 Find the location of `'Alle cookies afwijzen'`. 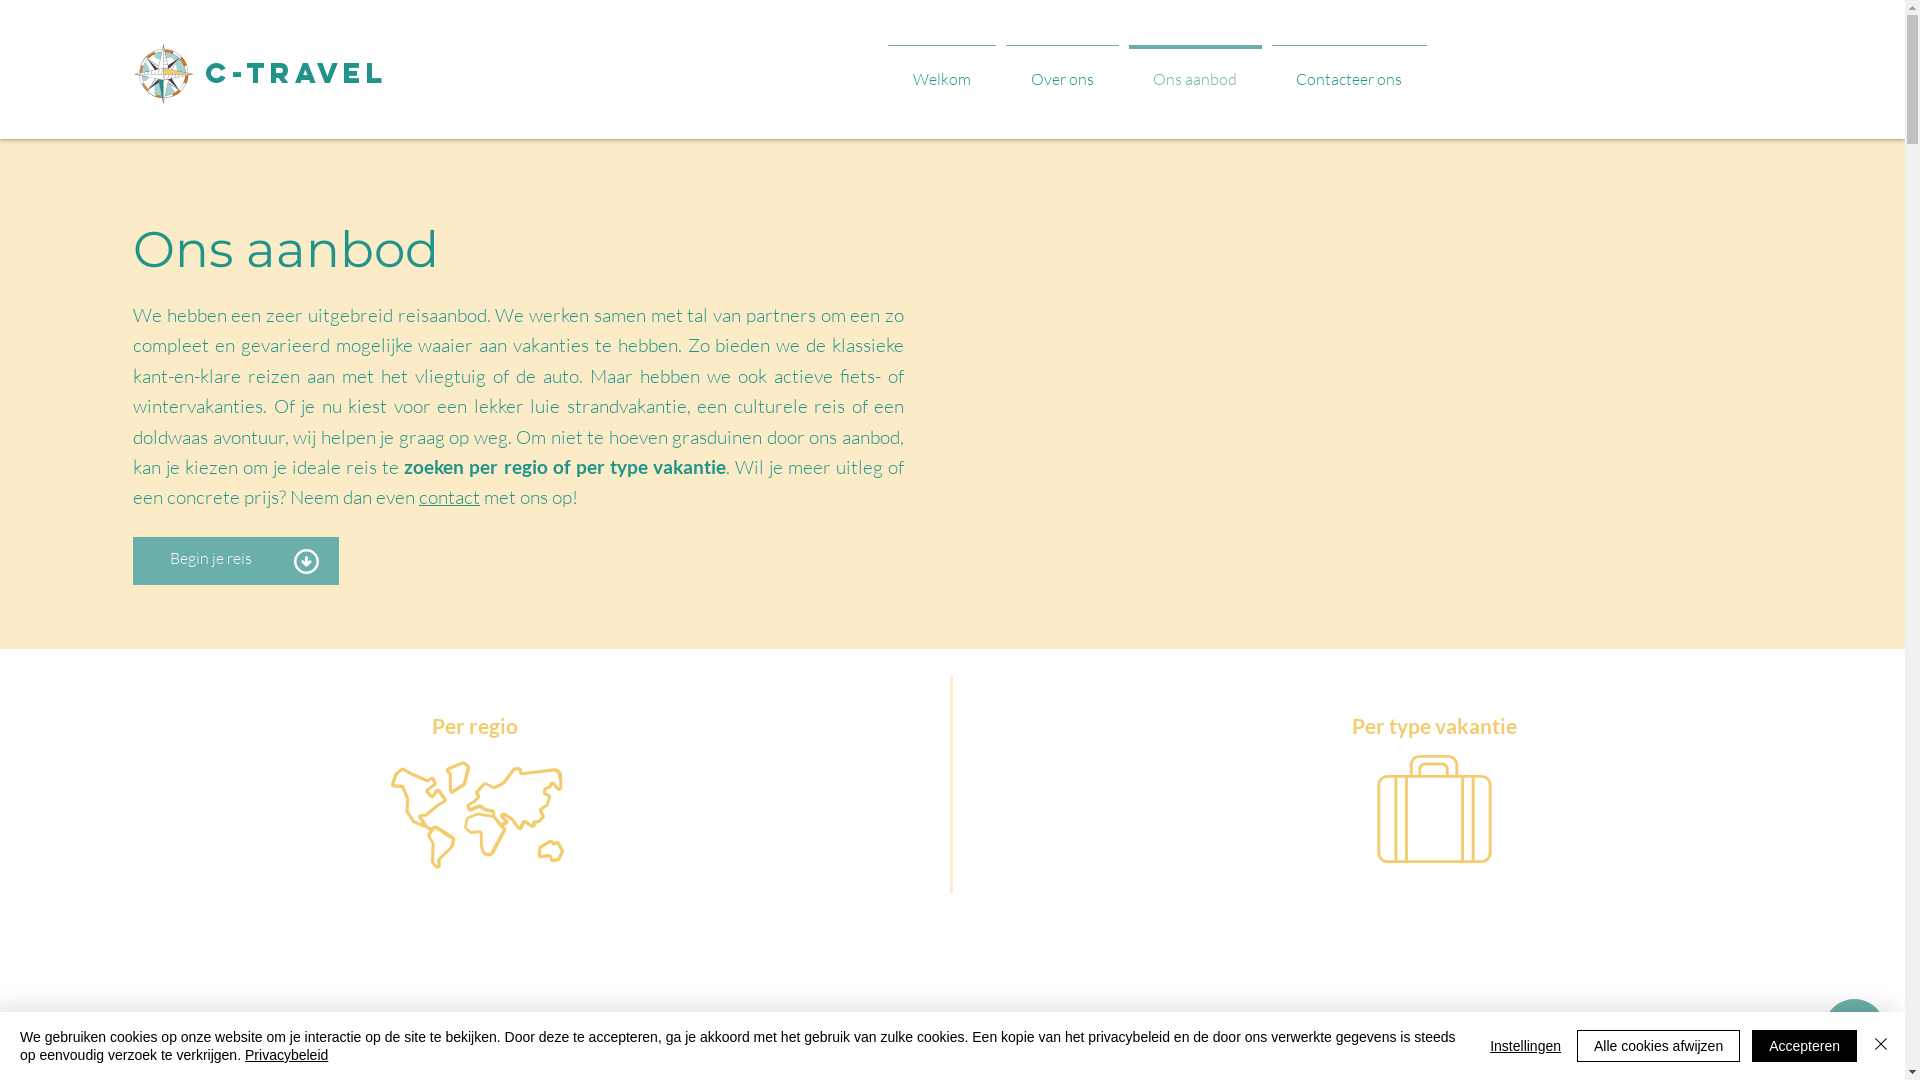

'Alle cookies afwijzen' is located at coordinates (1658, 1044).